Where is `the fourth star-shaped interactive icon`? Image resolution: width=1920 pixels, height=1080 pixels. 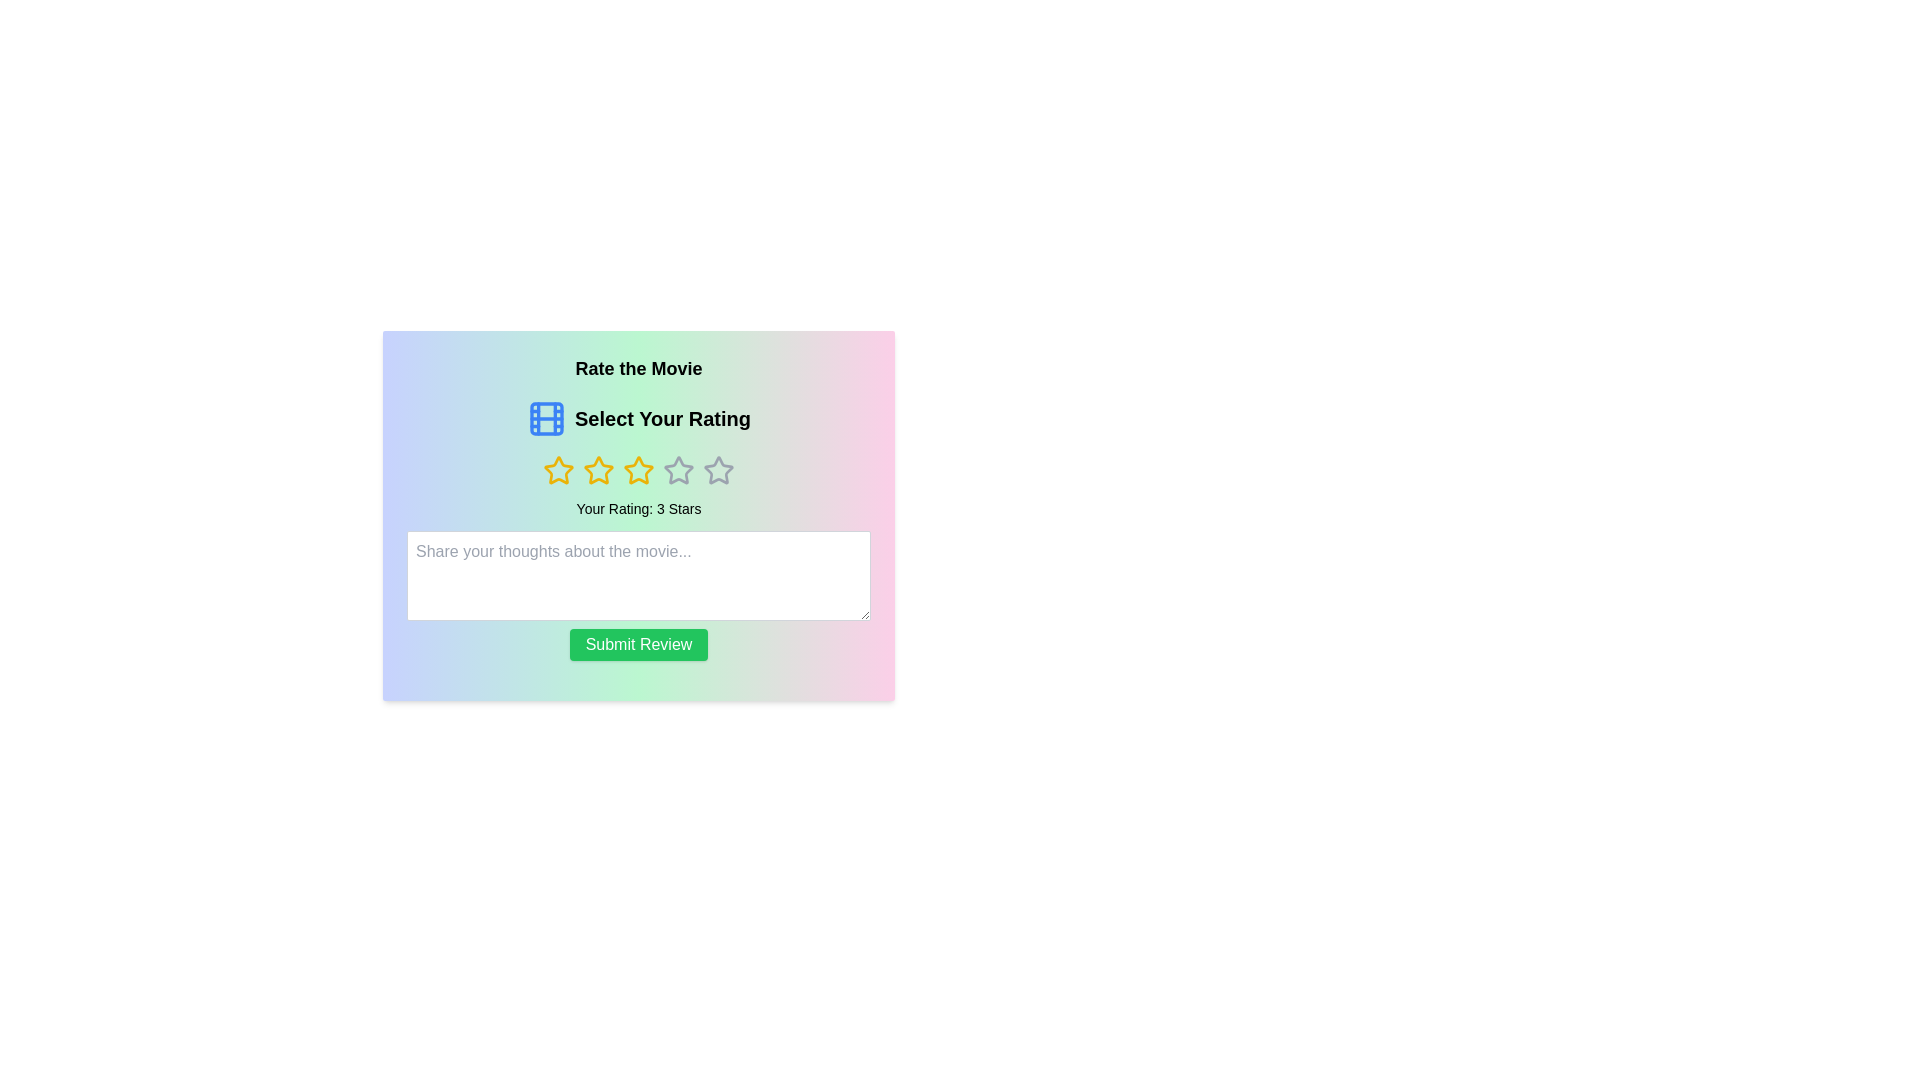 the fourth star-shaped interactive icon is located at coordinates (677, 470).